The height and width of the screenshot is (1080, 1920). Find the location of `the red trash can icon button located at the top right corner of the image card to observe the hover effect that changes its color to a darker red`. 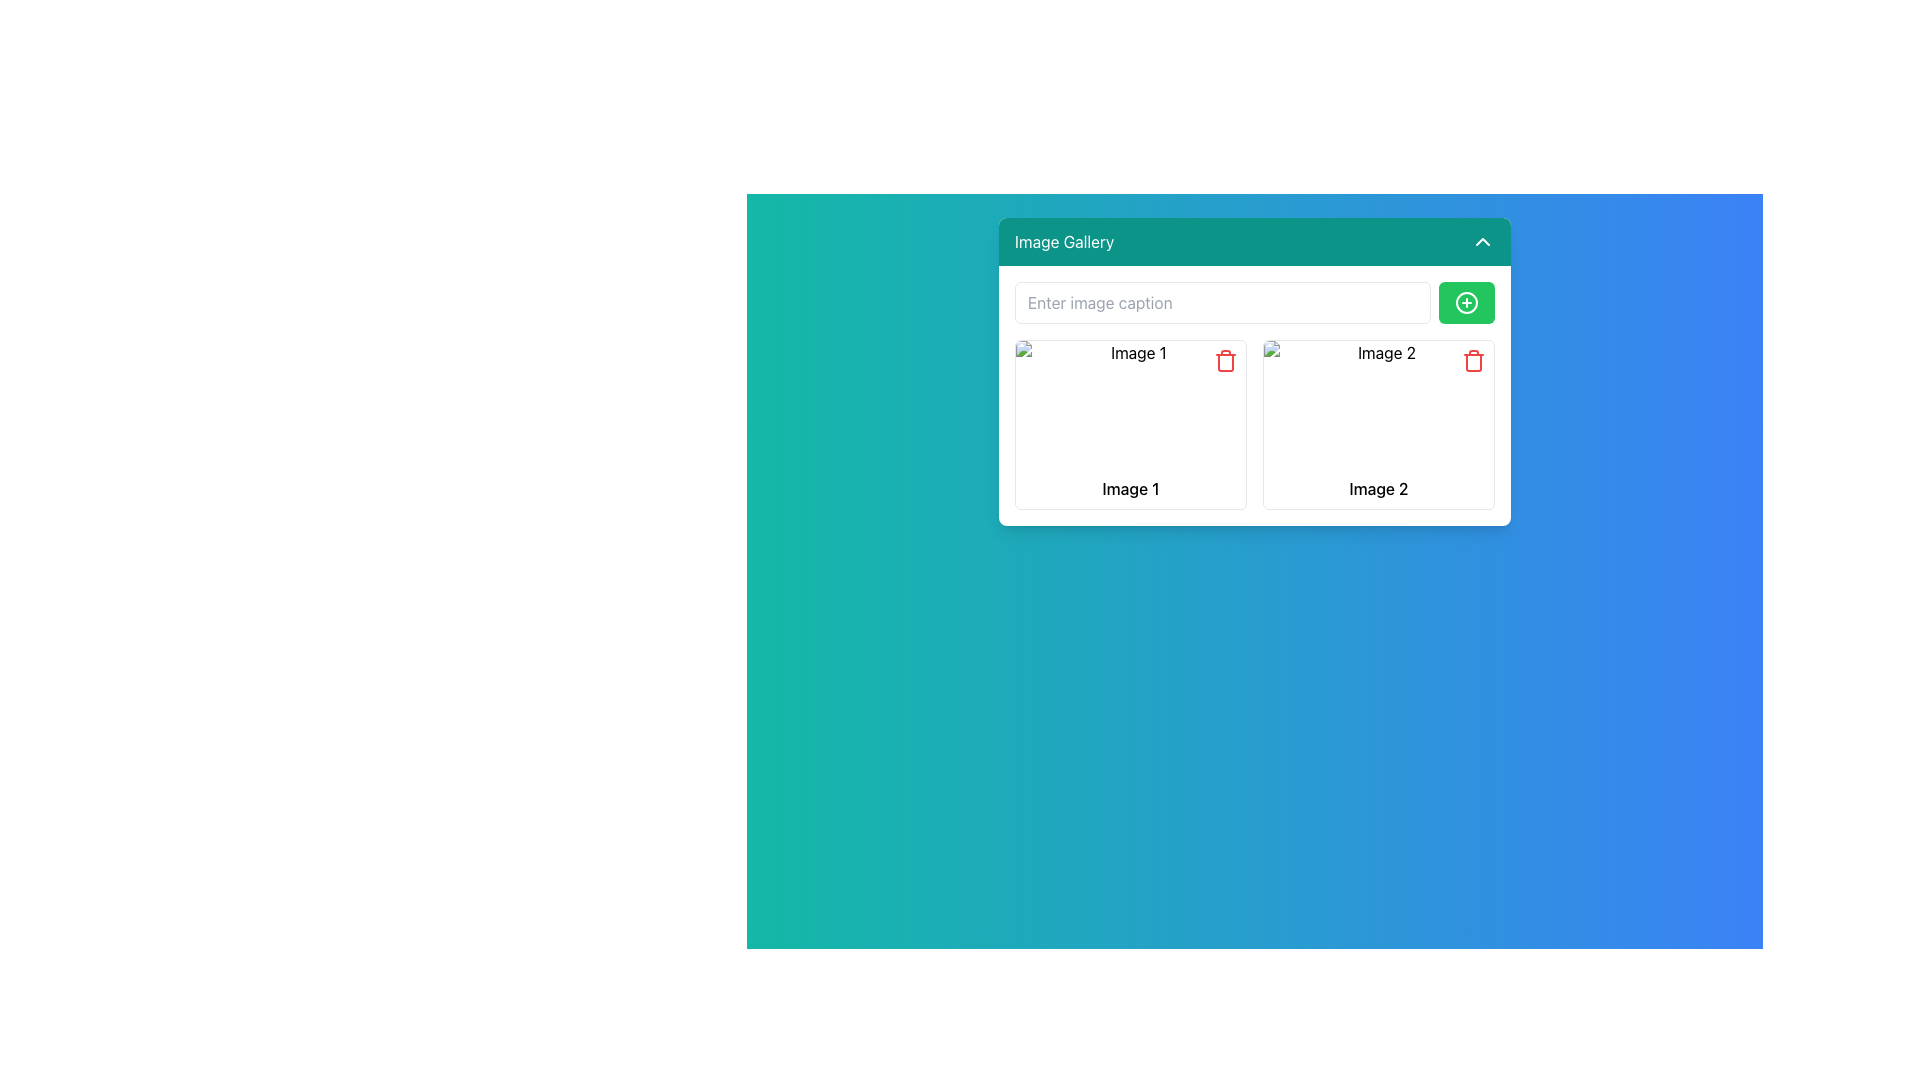

the red trash can icon button located at the top right corner of the image card to observe the hover effect that changes its color to a darker red is located at coordinates (1473, 361).